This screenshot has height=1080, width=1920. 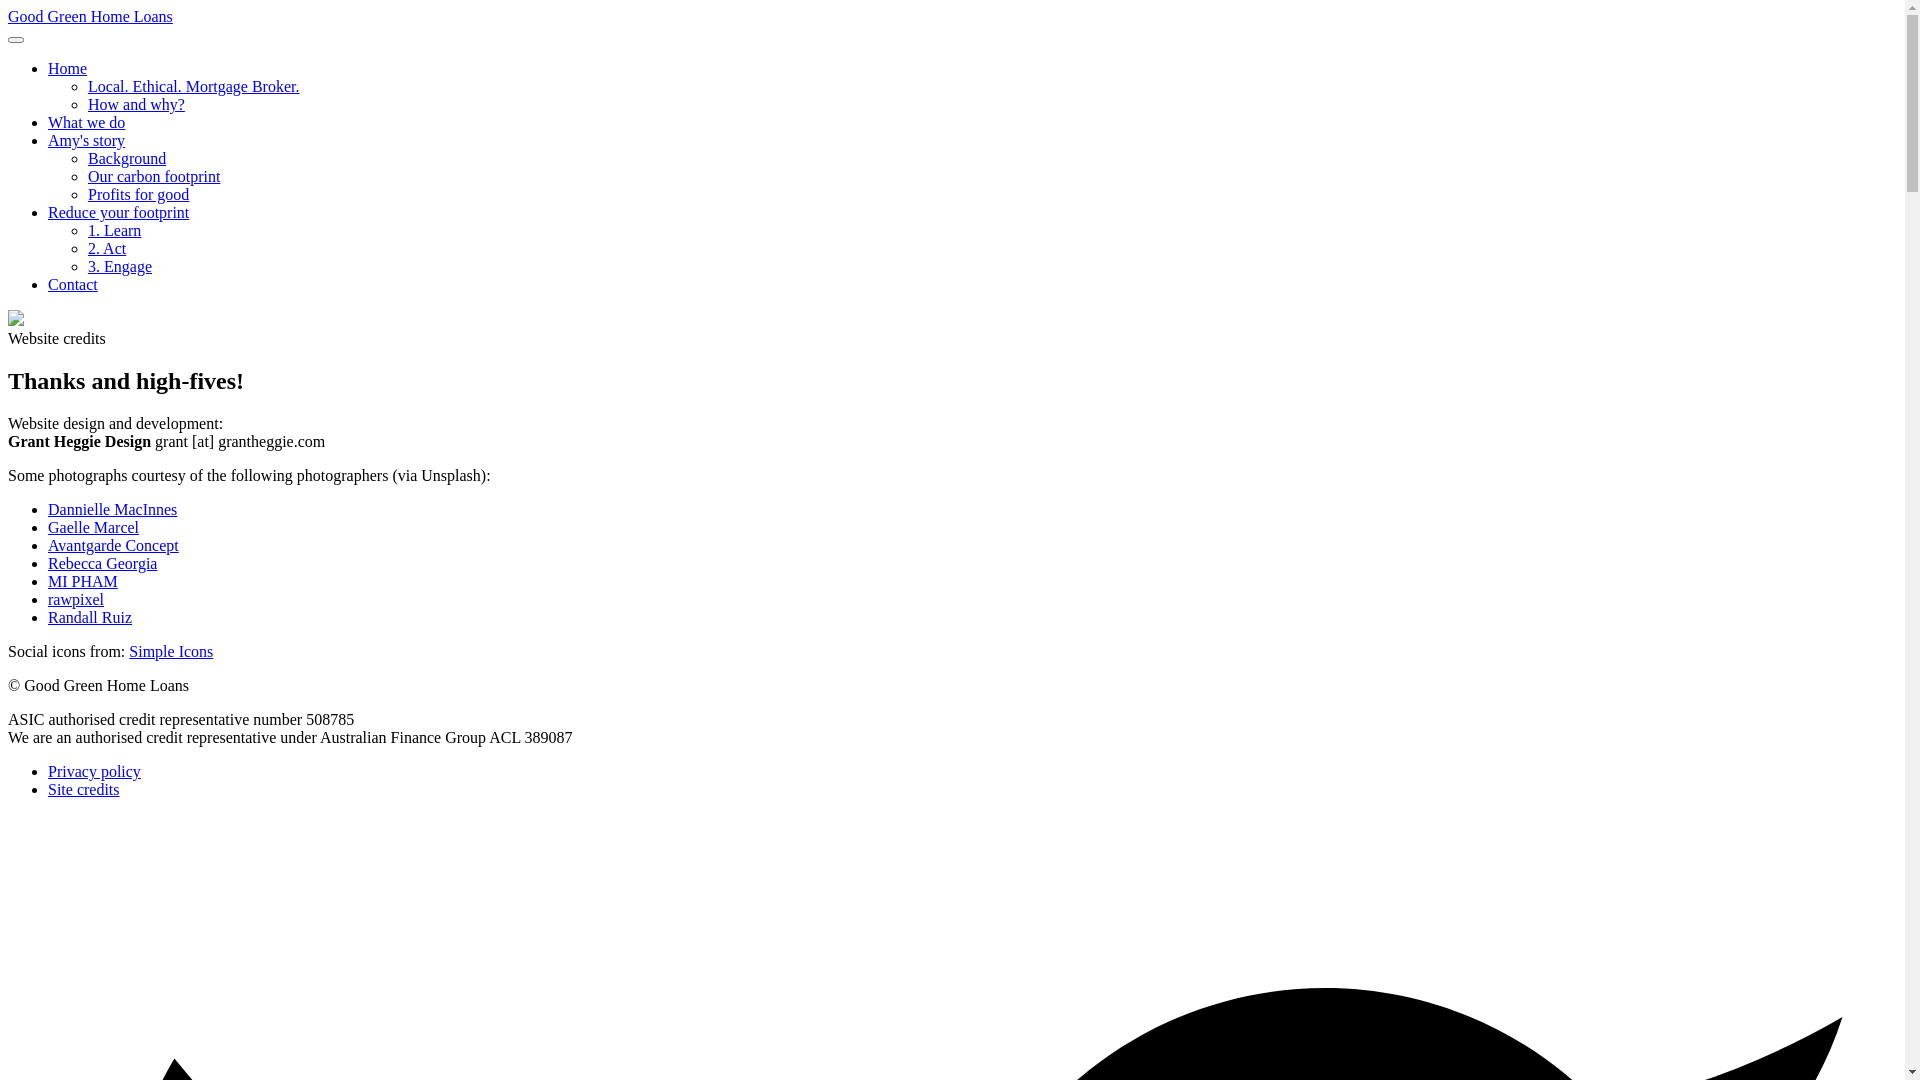 What do you see at coordinates (82, 788) in the screenshot?
I see `'Site credits'` at bounding box center [82, 788].